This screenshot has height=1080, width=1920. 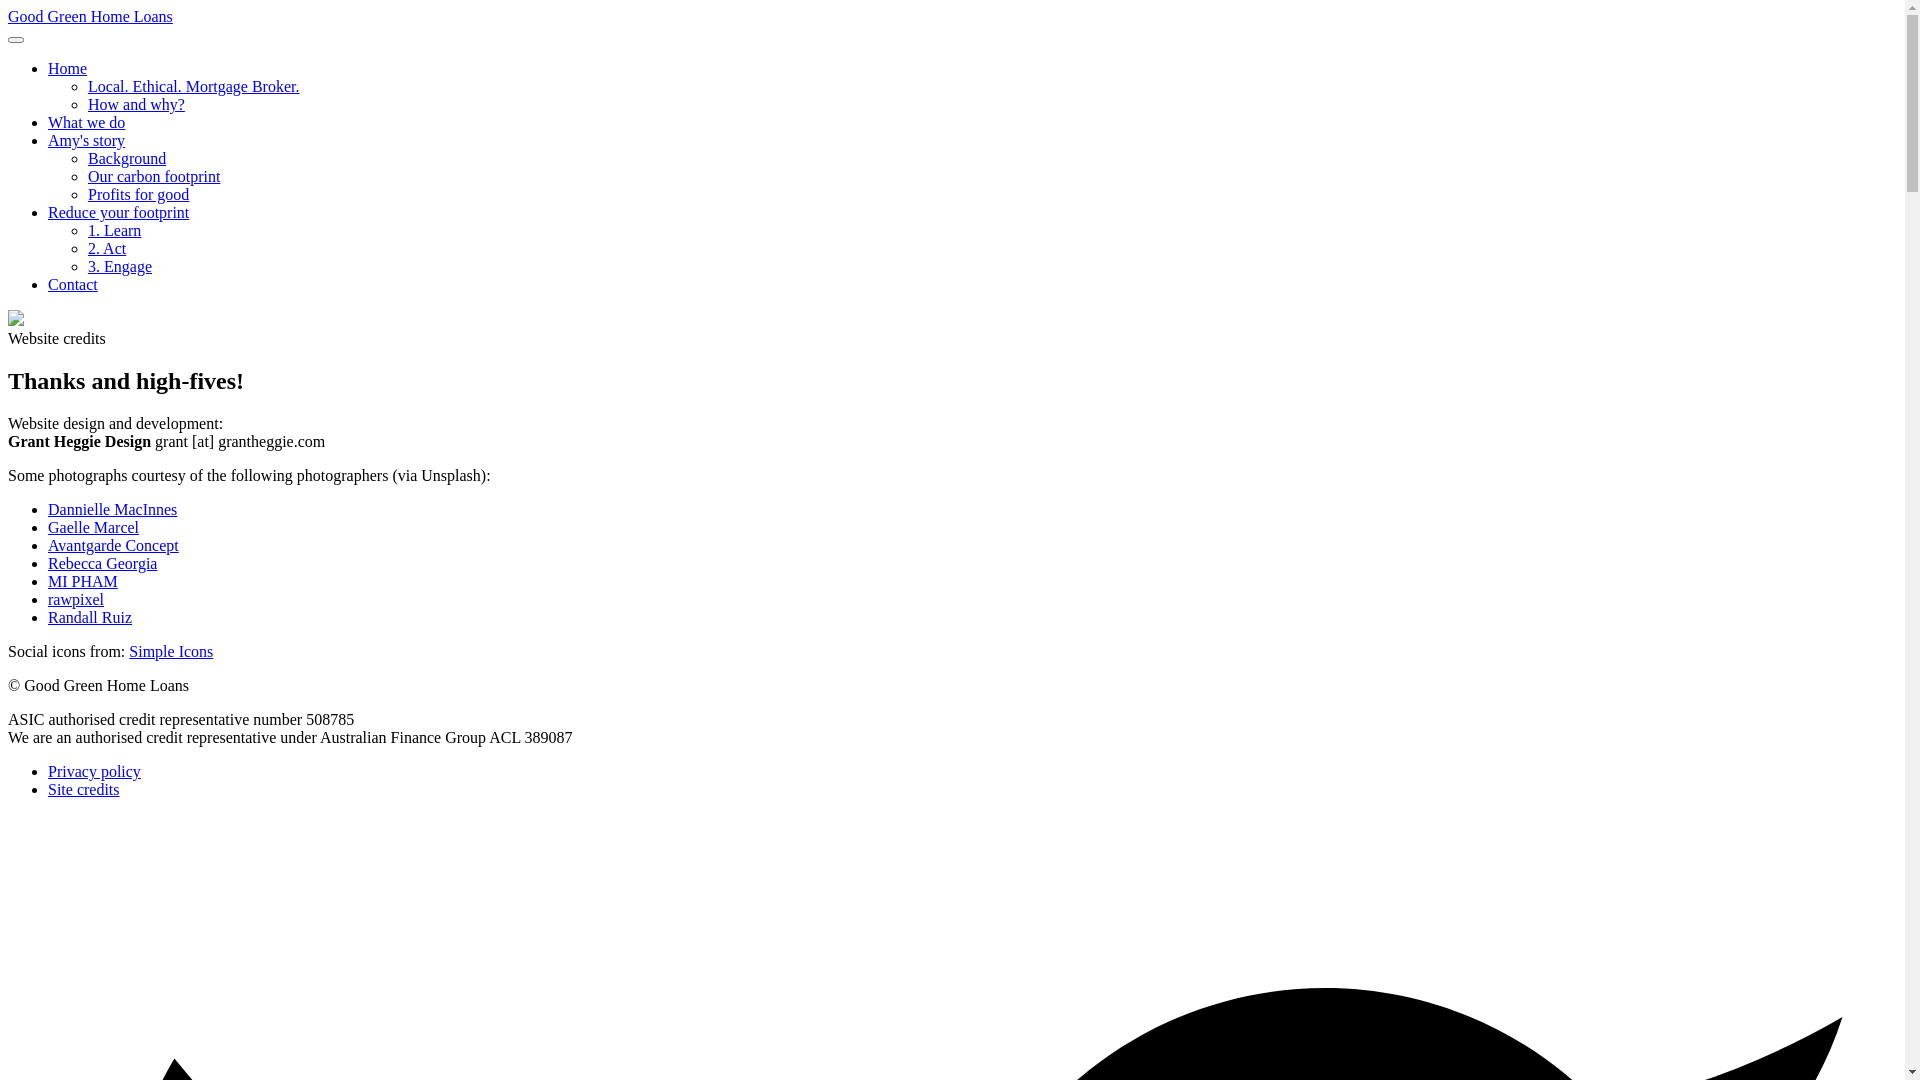 What do you see at coordinates (82, 788) in the screenshot?
I see `'Site credits'` at bounding box center [82, 788].